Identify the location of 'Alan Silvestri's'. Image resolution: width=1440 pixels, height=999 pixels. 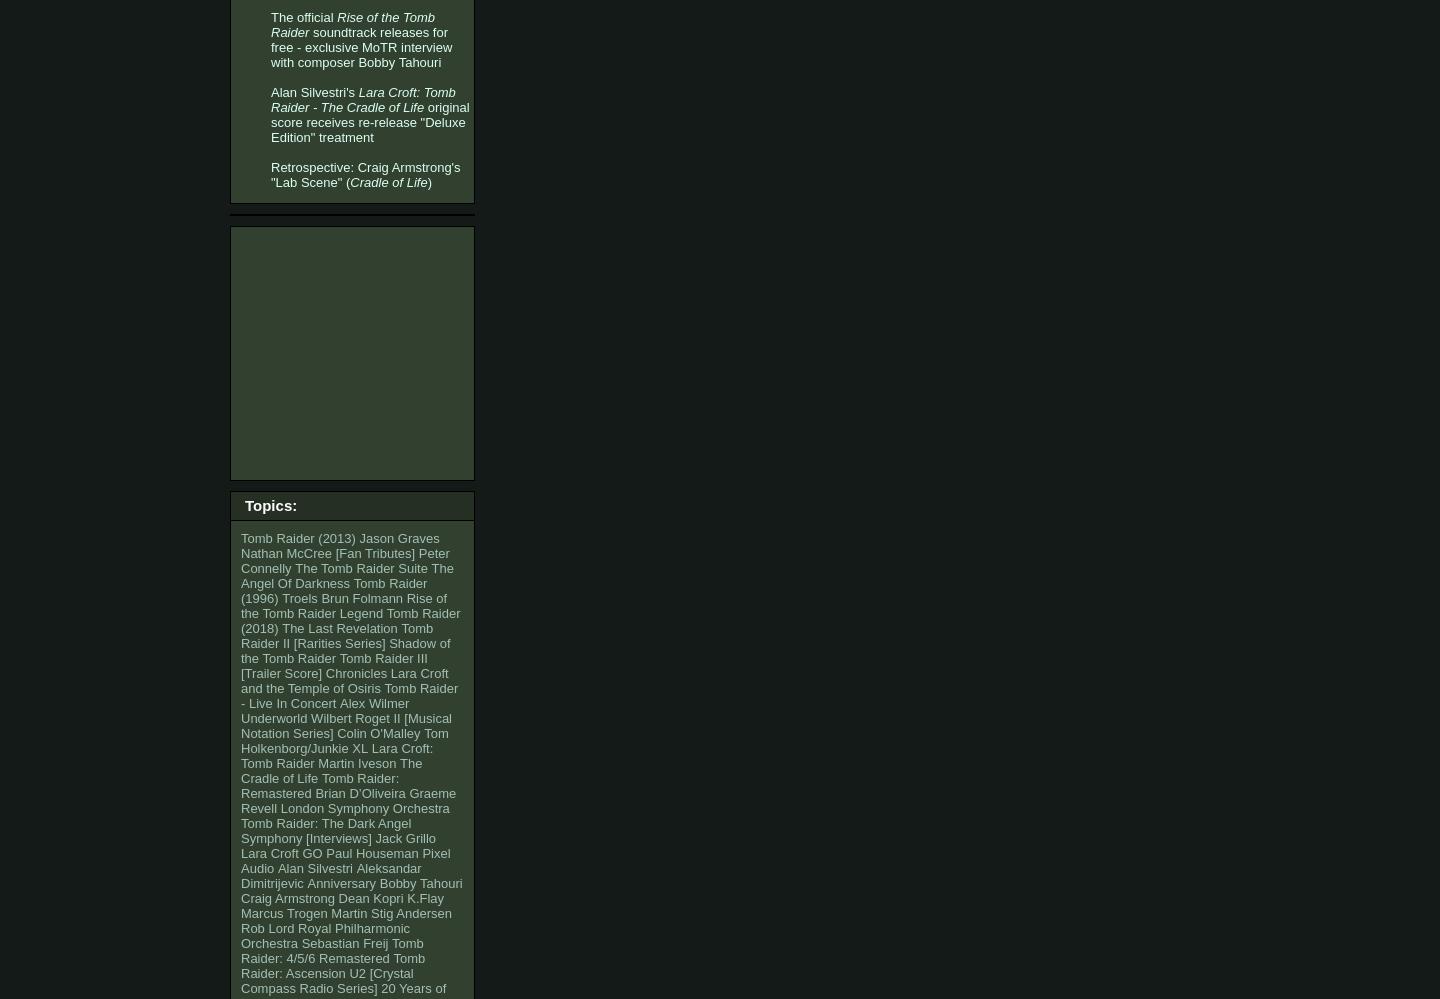
(270, 91).